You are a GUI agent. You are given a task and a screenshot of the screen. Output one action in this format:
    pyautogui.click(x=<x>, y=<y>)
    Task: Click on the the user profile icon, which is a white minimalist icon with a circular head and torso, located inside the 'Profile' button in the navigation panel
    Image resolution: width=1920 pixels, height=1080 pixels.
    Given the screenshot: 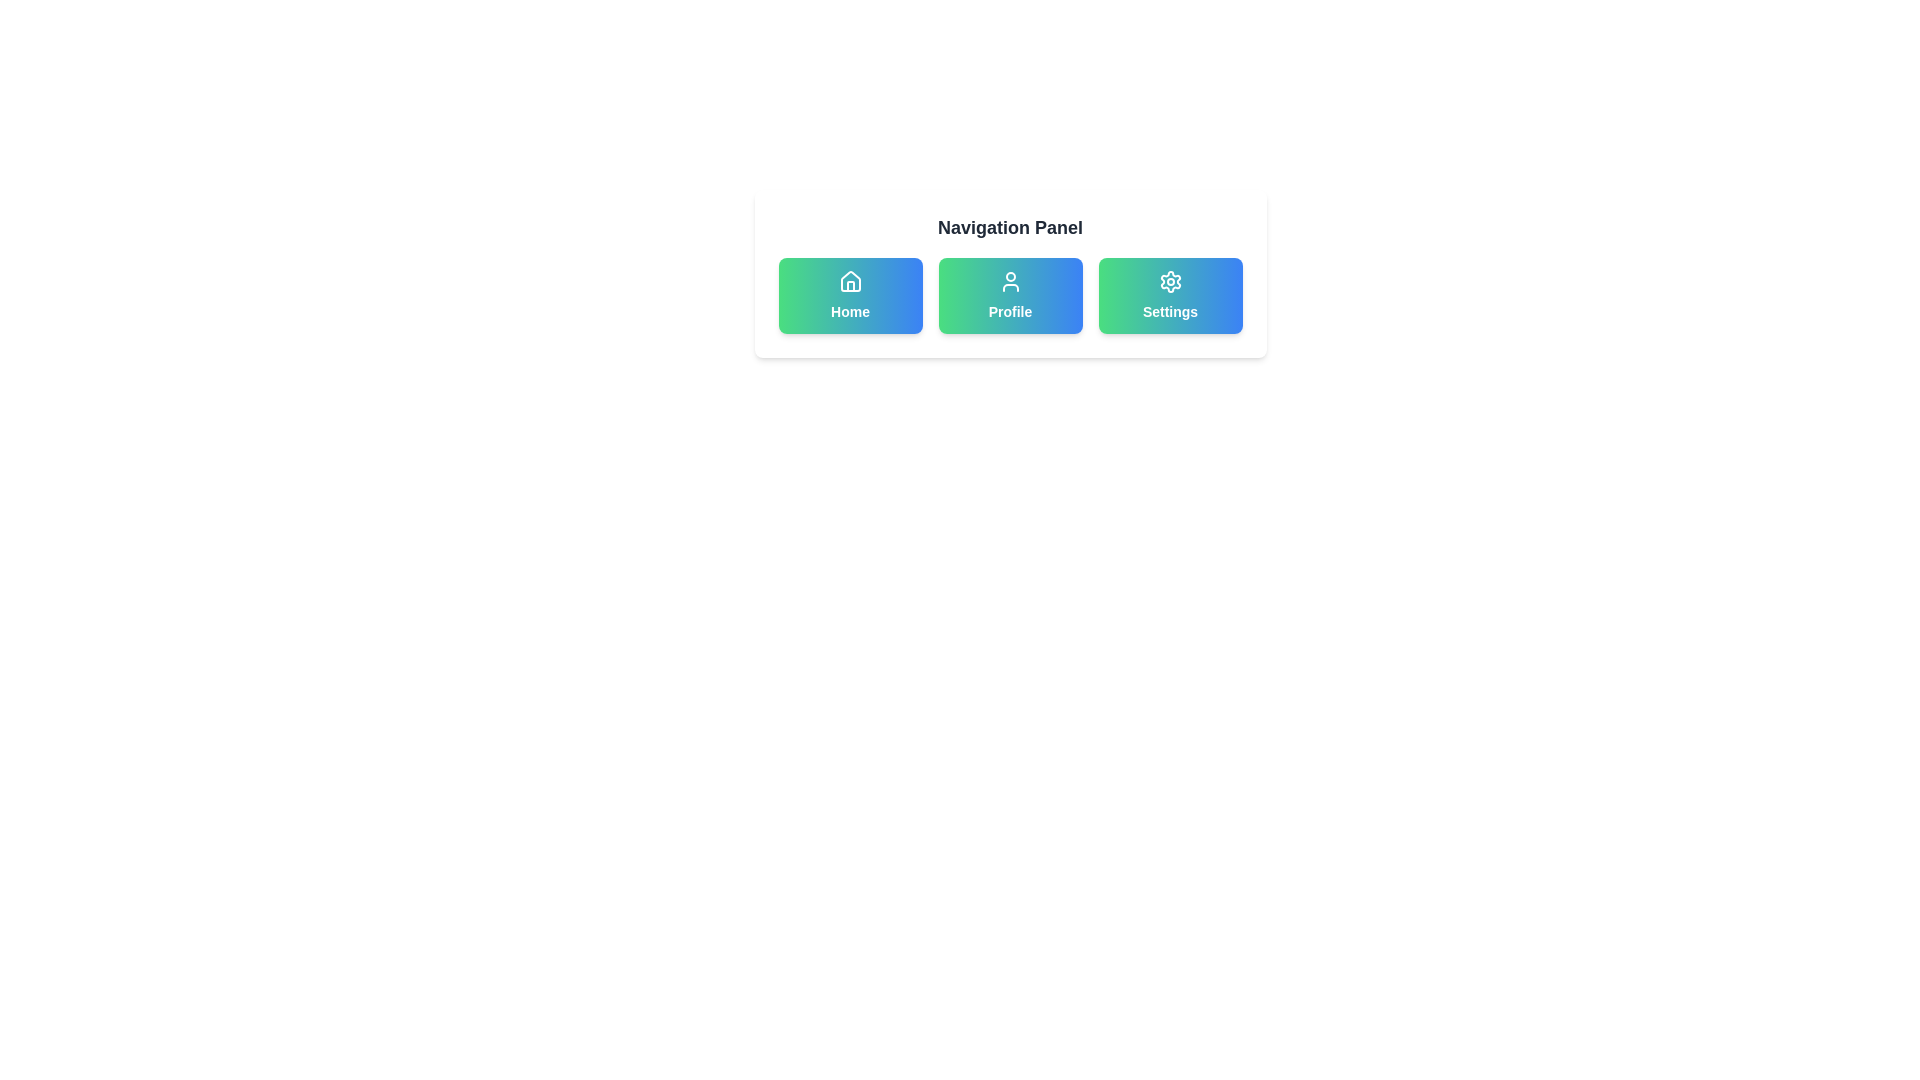 What is the action you would take?
    pyautogui.click(x=1010, y=281)
    